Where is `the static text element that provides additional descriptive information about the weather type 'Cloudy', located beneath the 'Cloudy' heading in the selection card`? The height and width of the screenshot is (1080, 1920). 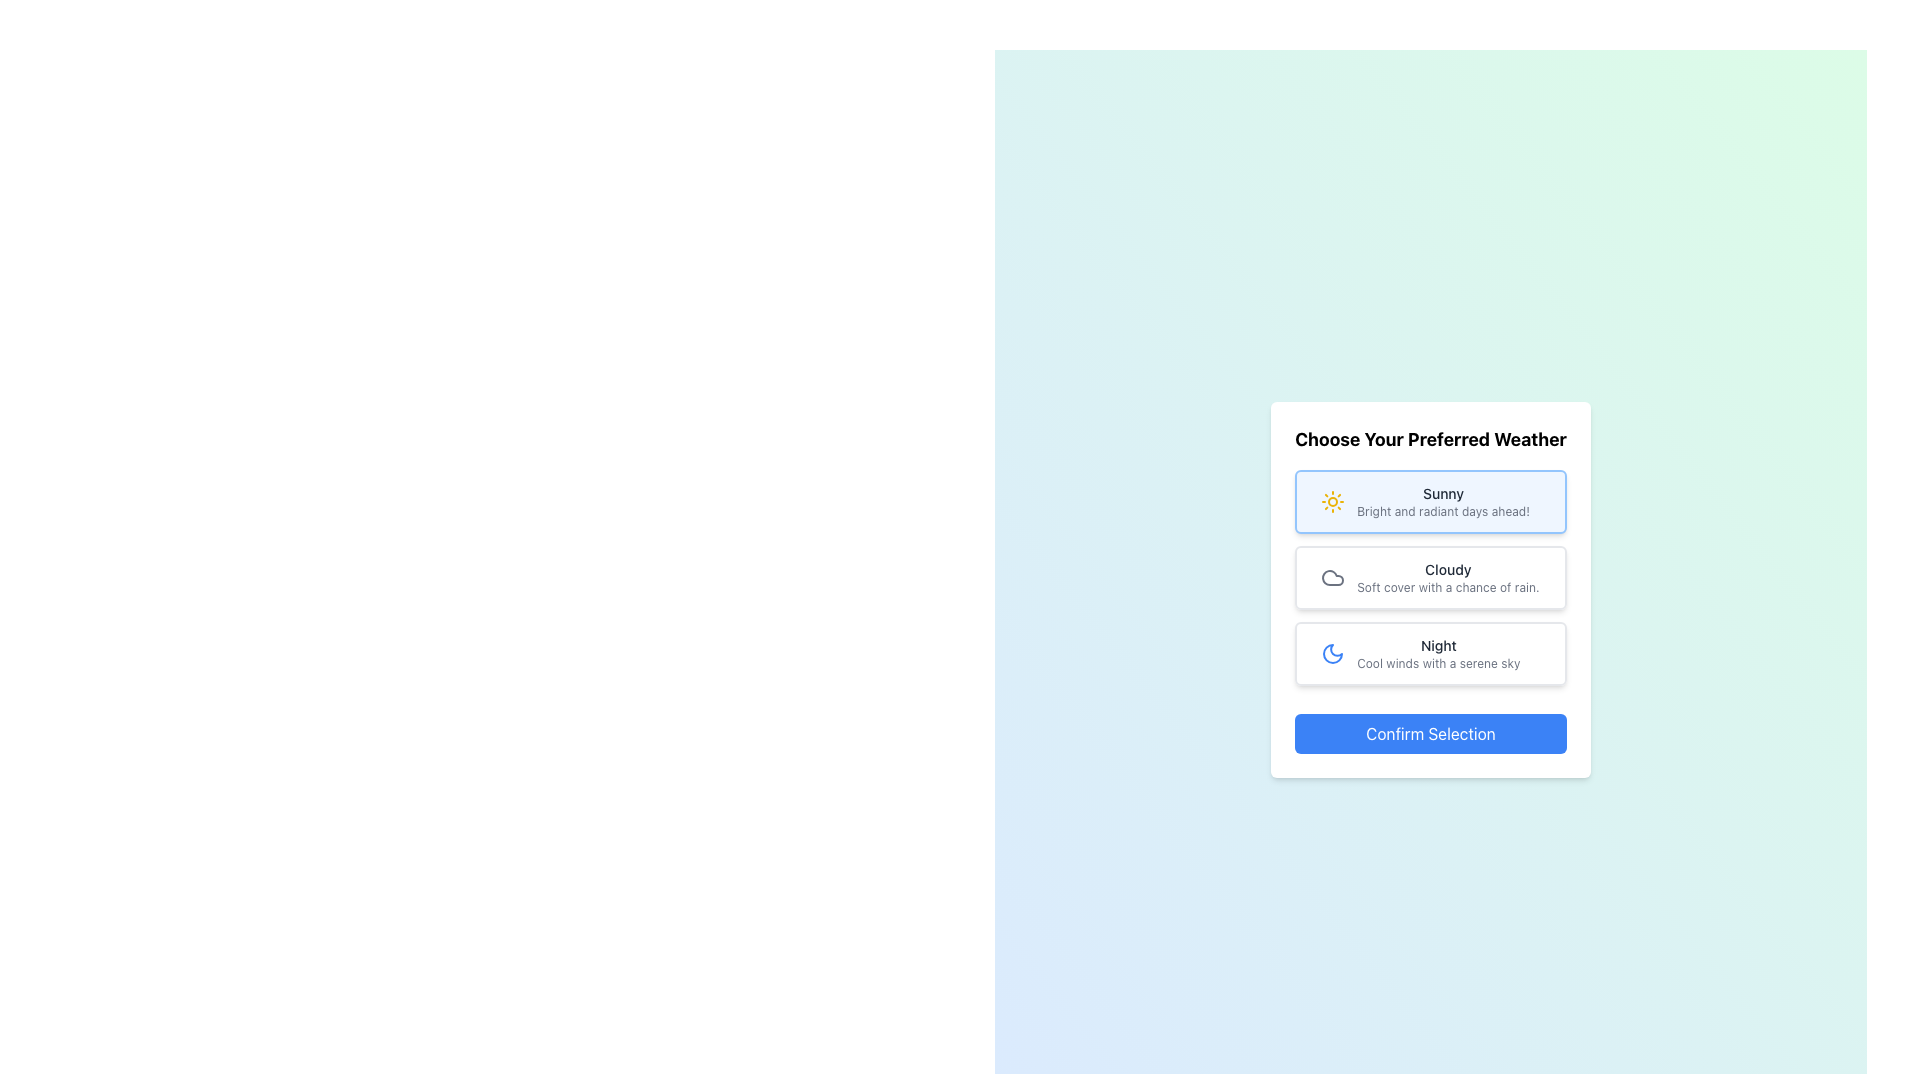 the static text element that provides additional descriptive information about the weather type 'Cloudy', located beneath the 'Cloudy' heading in the selection card is located at coordinates (1448, 586).